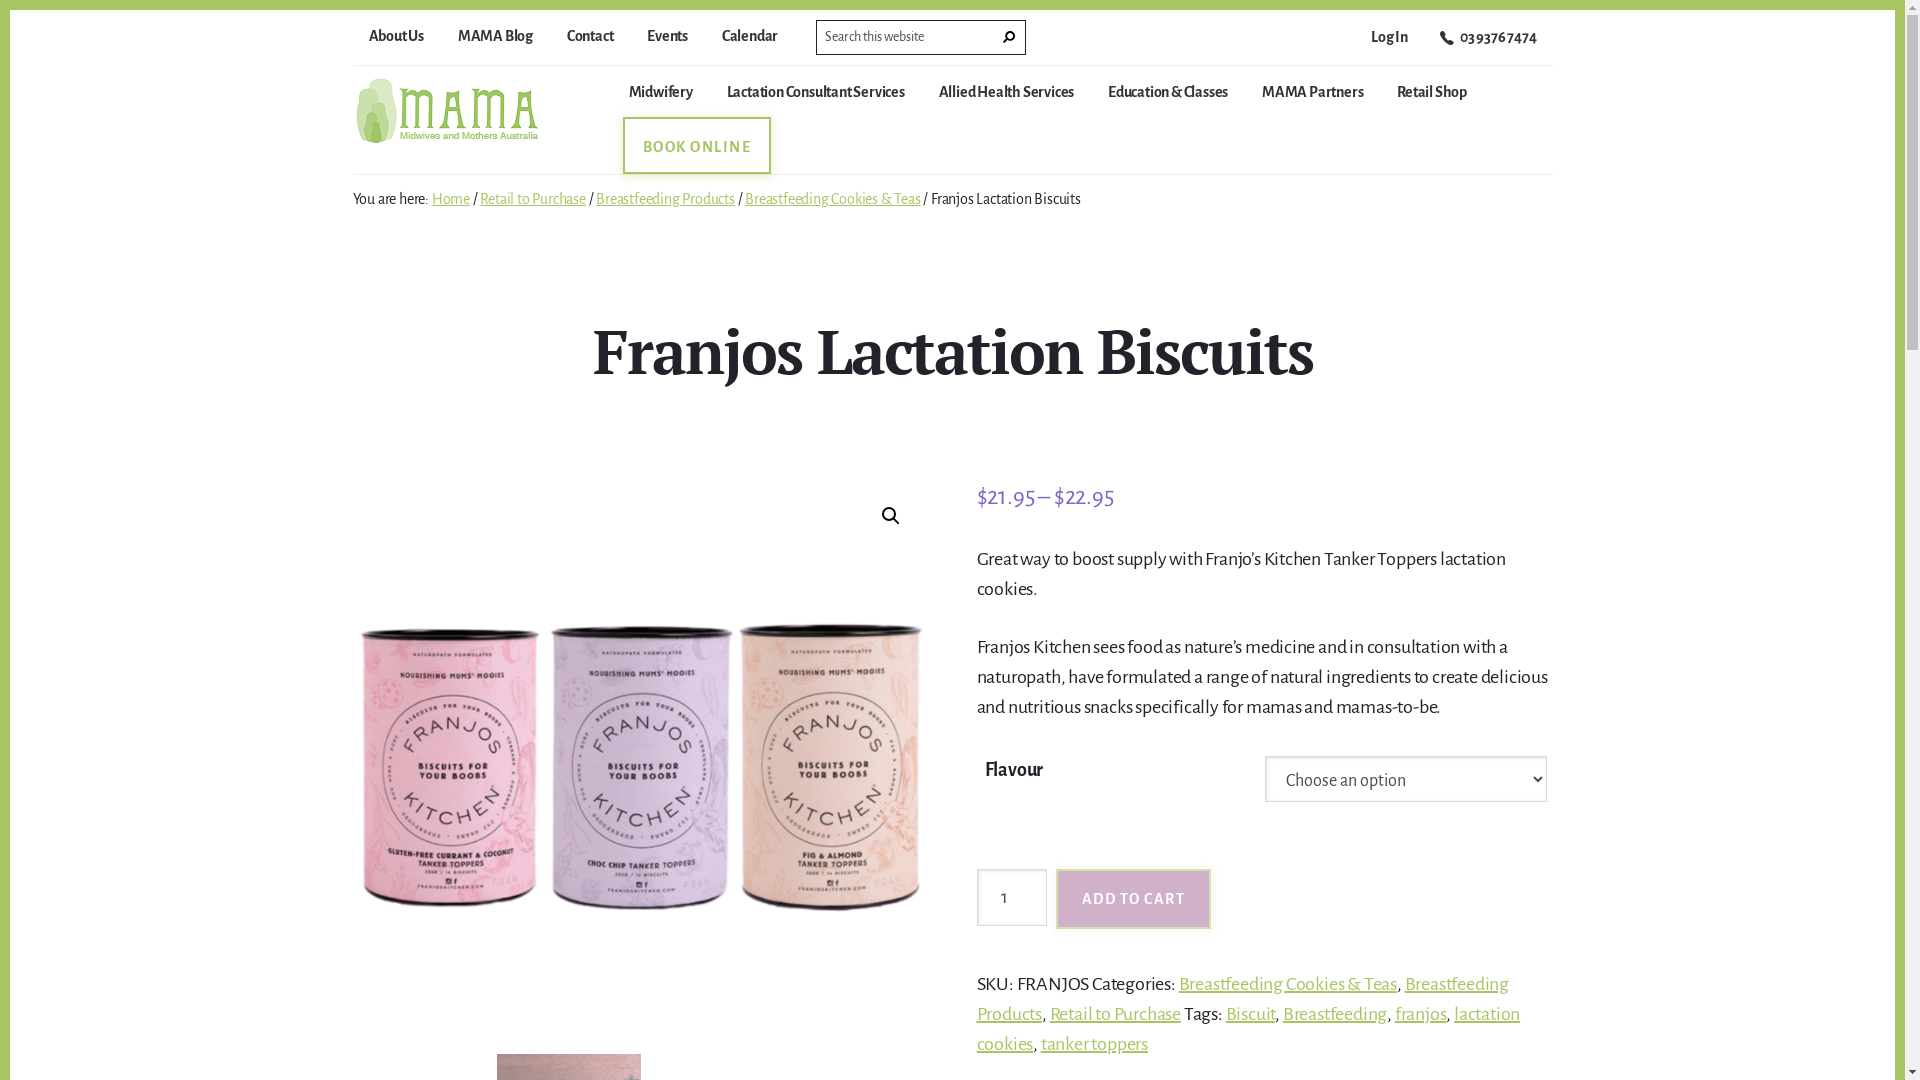 Image resolution: width=1920 pixels, height=1080 pixels. Describe the element at coordinates (10, 10) in the screenshot. I see `'Skip to content'` at that location.